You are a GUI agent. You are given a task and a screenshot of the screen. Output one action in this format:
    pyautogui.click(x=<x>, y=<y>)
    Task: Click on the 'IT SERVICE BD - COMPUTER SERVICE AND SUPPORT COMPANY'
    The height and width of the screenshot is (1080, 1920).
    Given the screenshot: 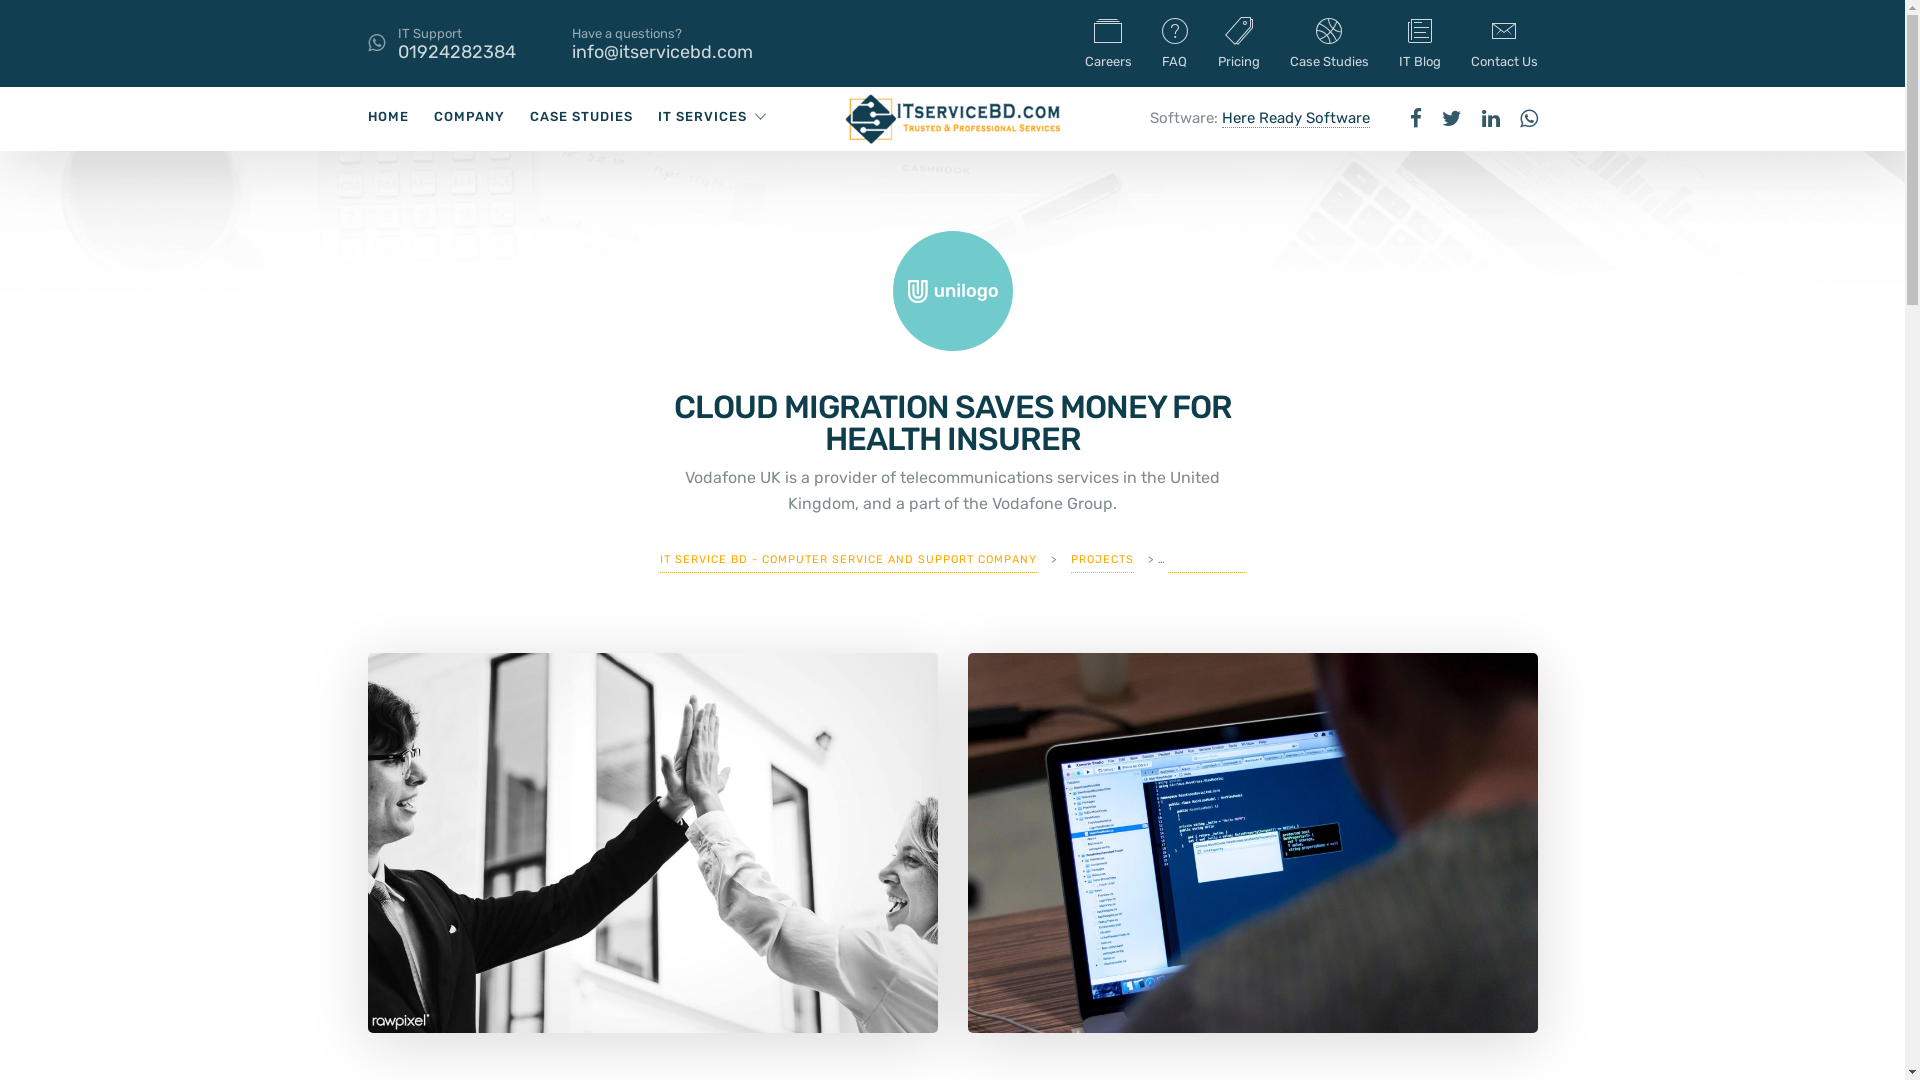 What is the action you would take?
    pyautogui.click(x=848, y=559)
    